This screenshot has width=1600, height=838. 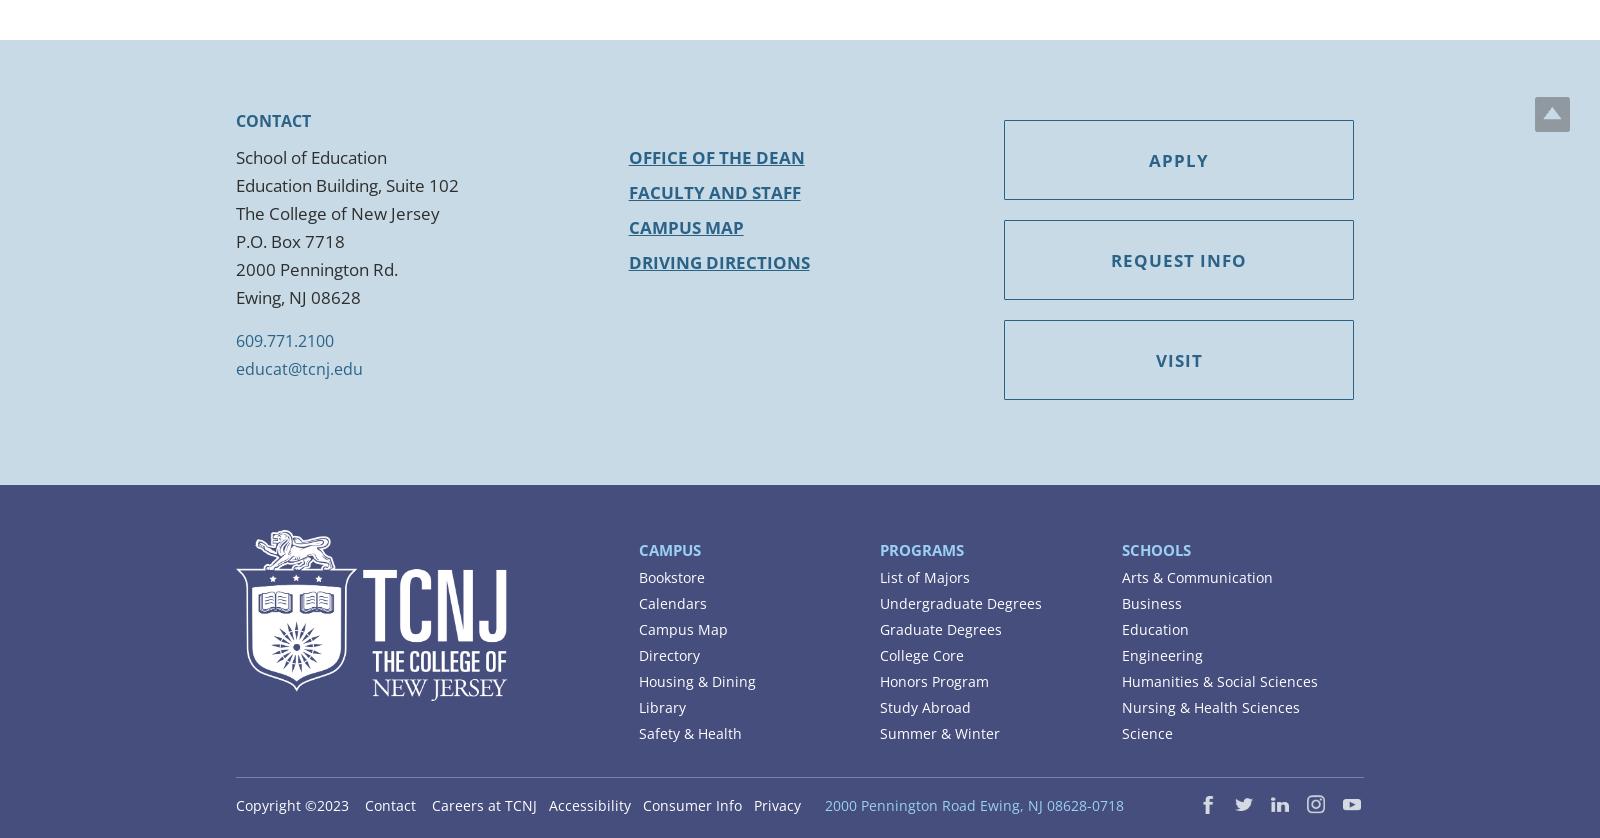 I want to click on 'Library', so click(x=662, y=706).